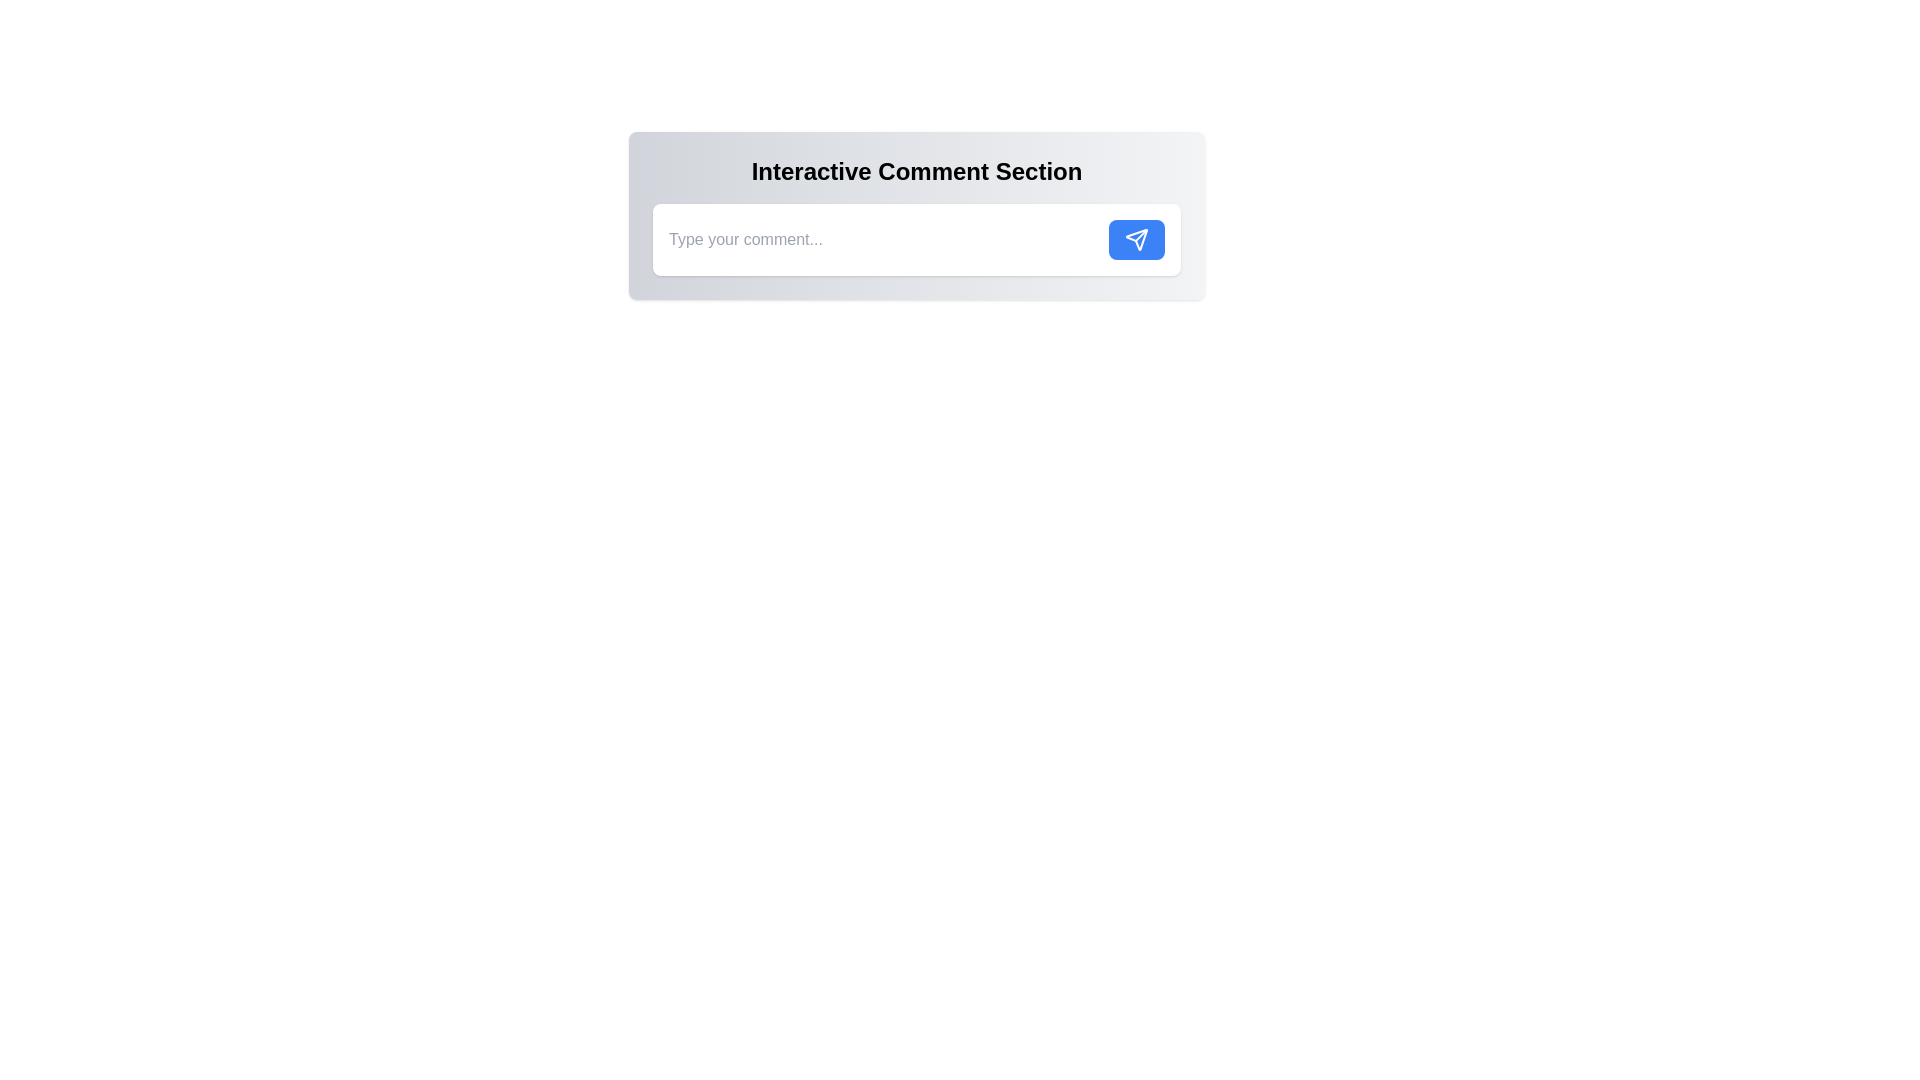  What do you see at coordinates (1137, 238) in the screenshot?
I see `the paper airplane icon on the blue circular background` at bounding box center [1137, 238].